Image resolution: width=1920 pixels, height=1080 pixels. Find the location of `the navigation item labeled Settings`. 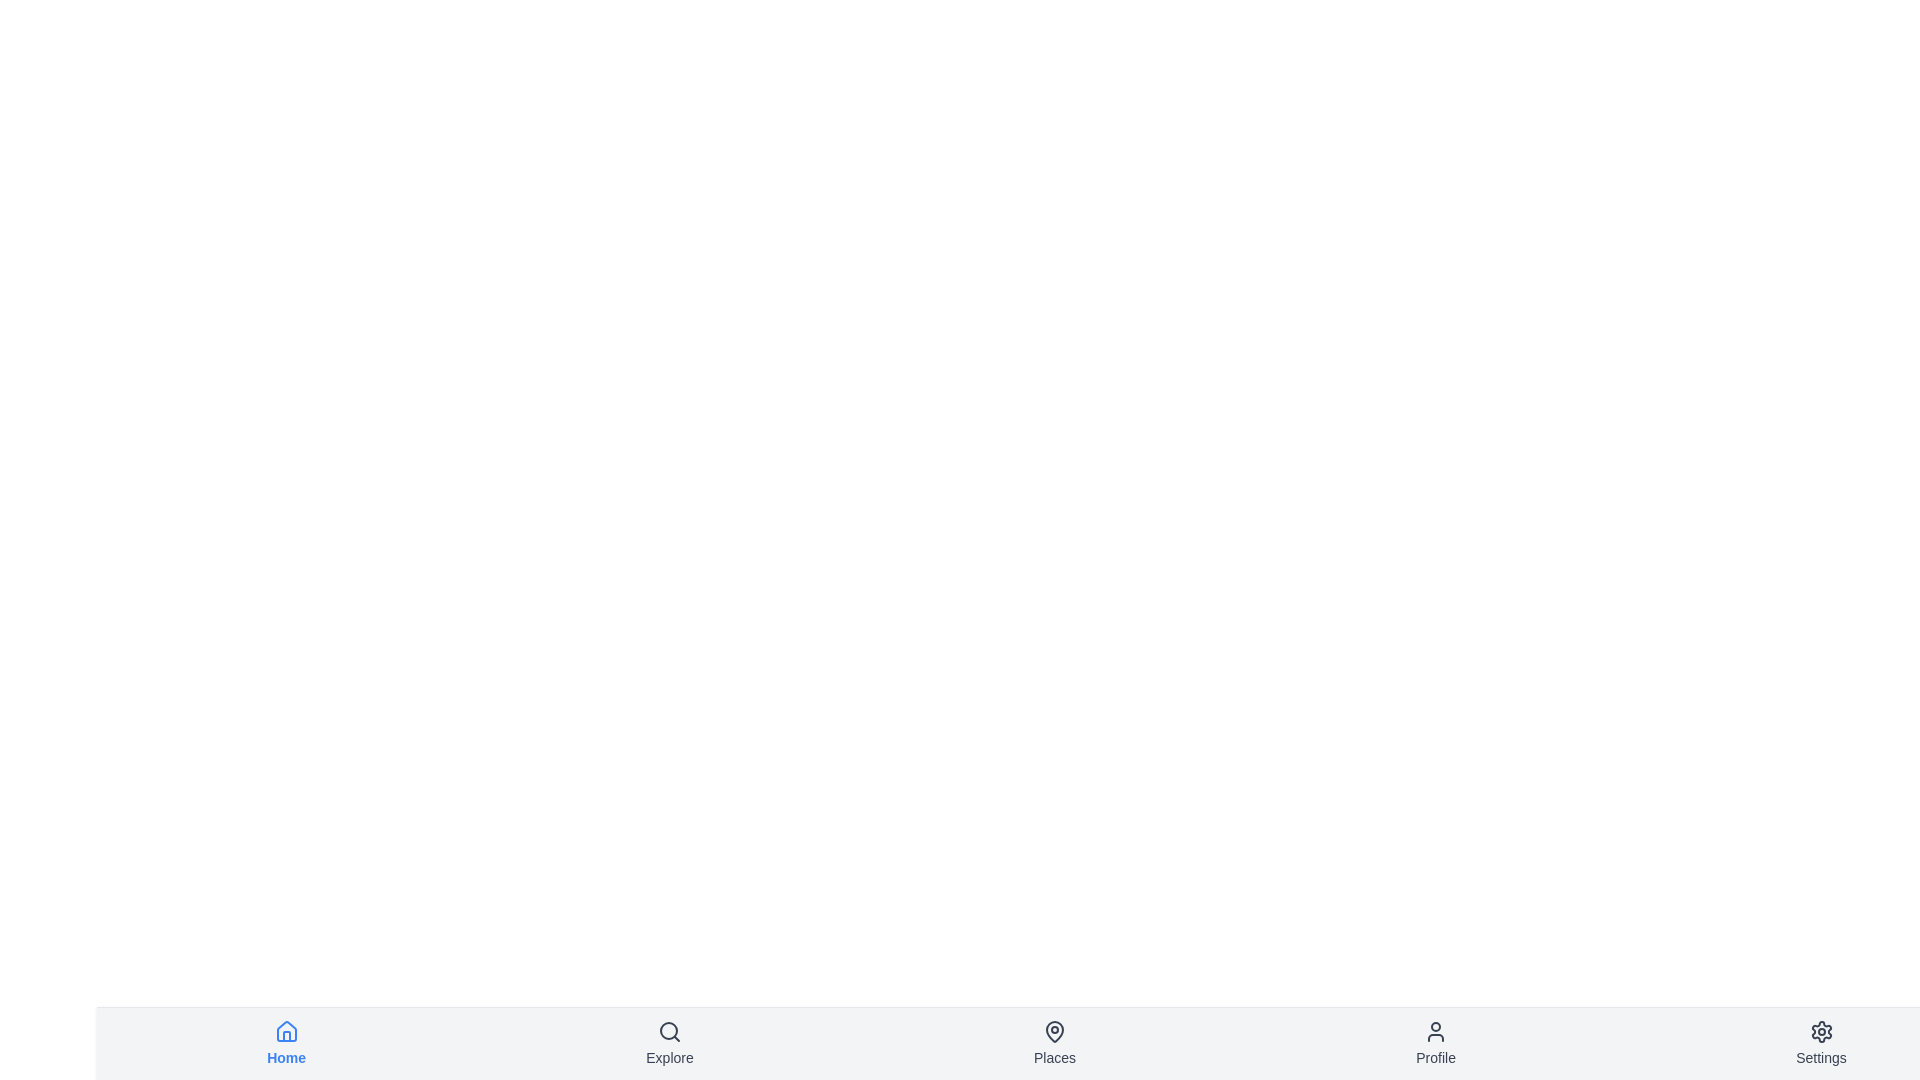

the navigation item labeled Settings is located at coordinates (1821, 1043).